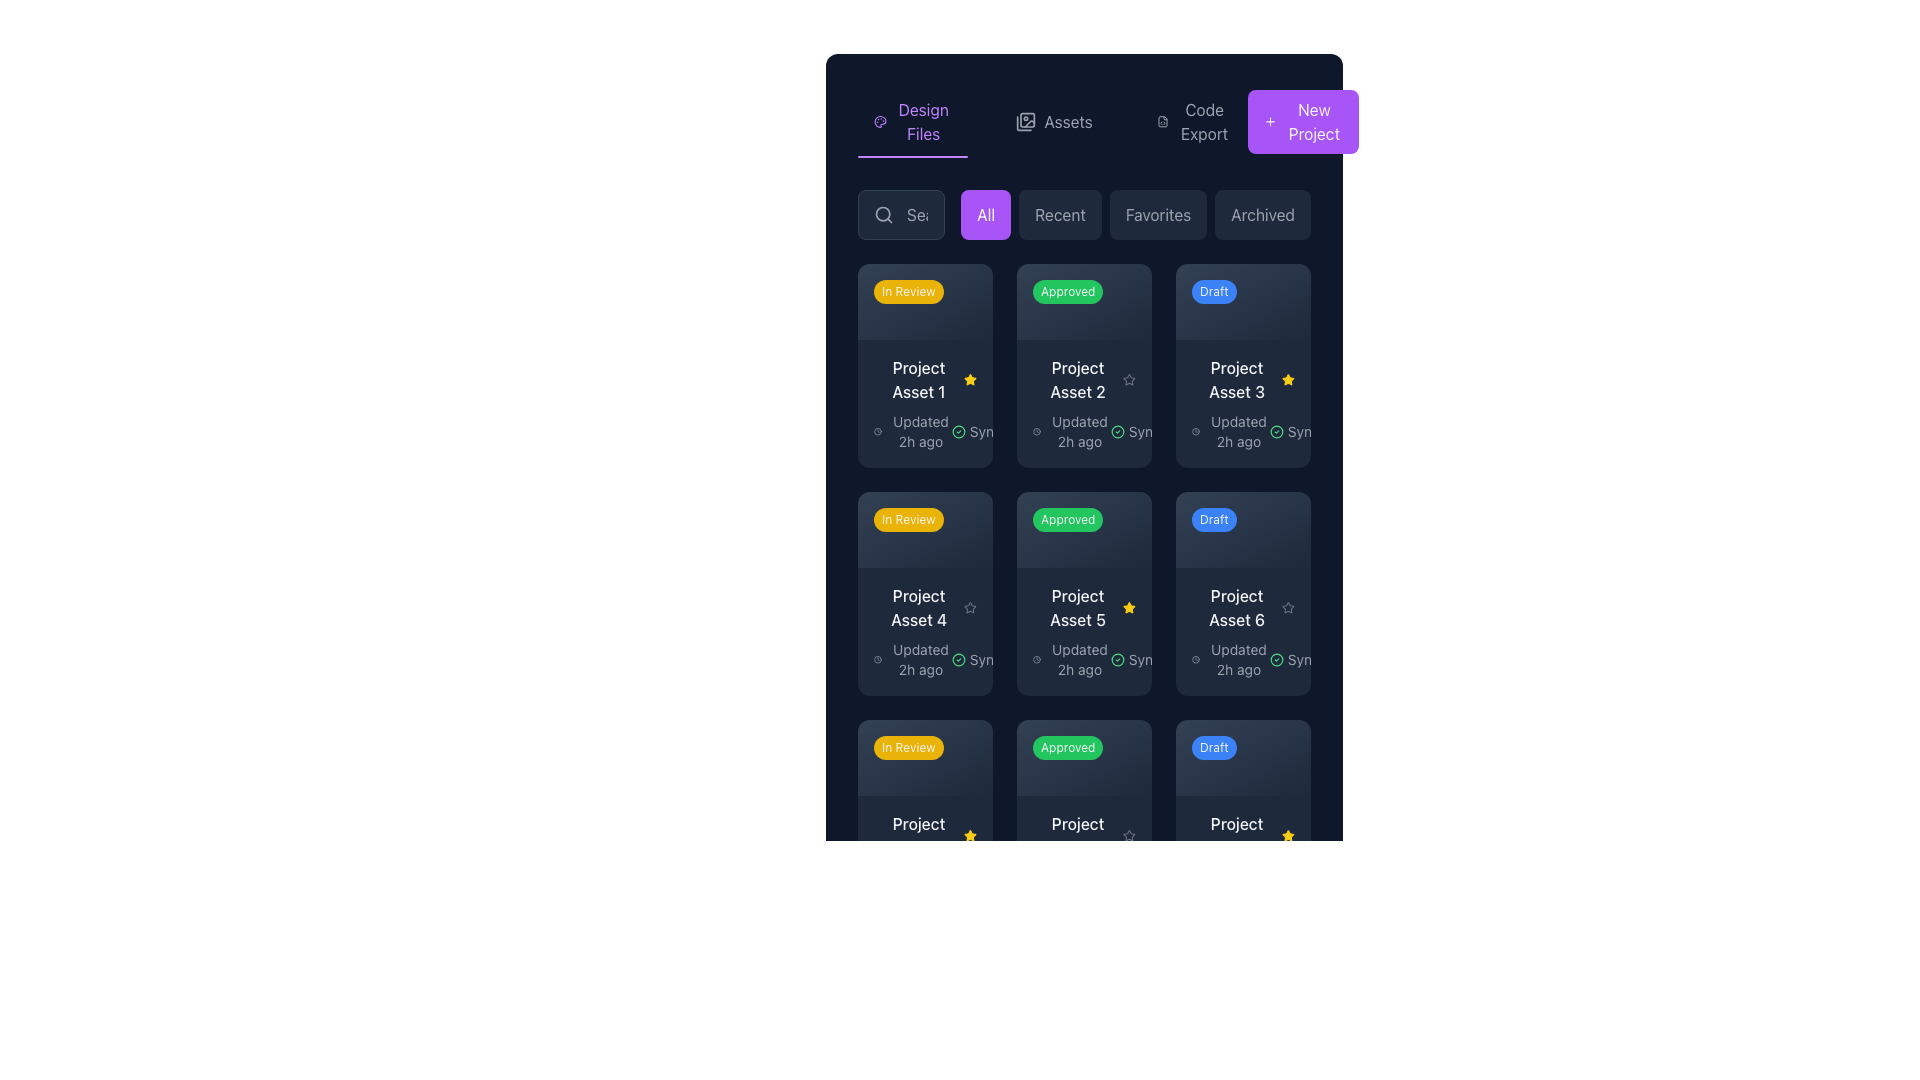  What do you see at coordinates (924, 366) in the screenshot?
I see `the project card with a dark background and a yellow badge labeled 'In Review', which includes the title 'Project Asset 1' and is the first item in the grid layout` at bounding box center [924, 366].